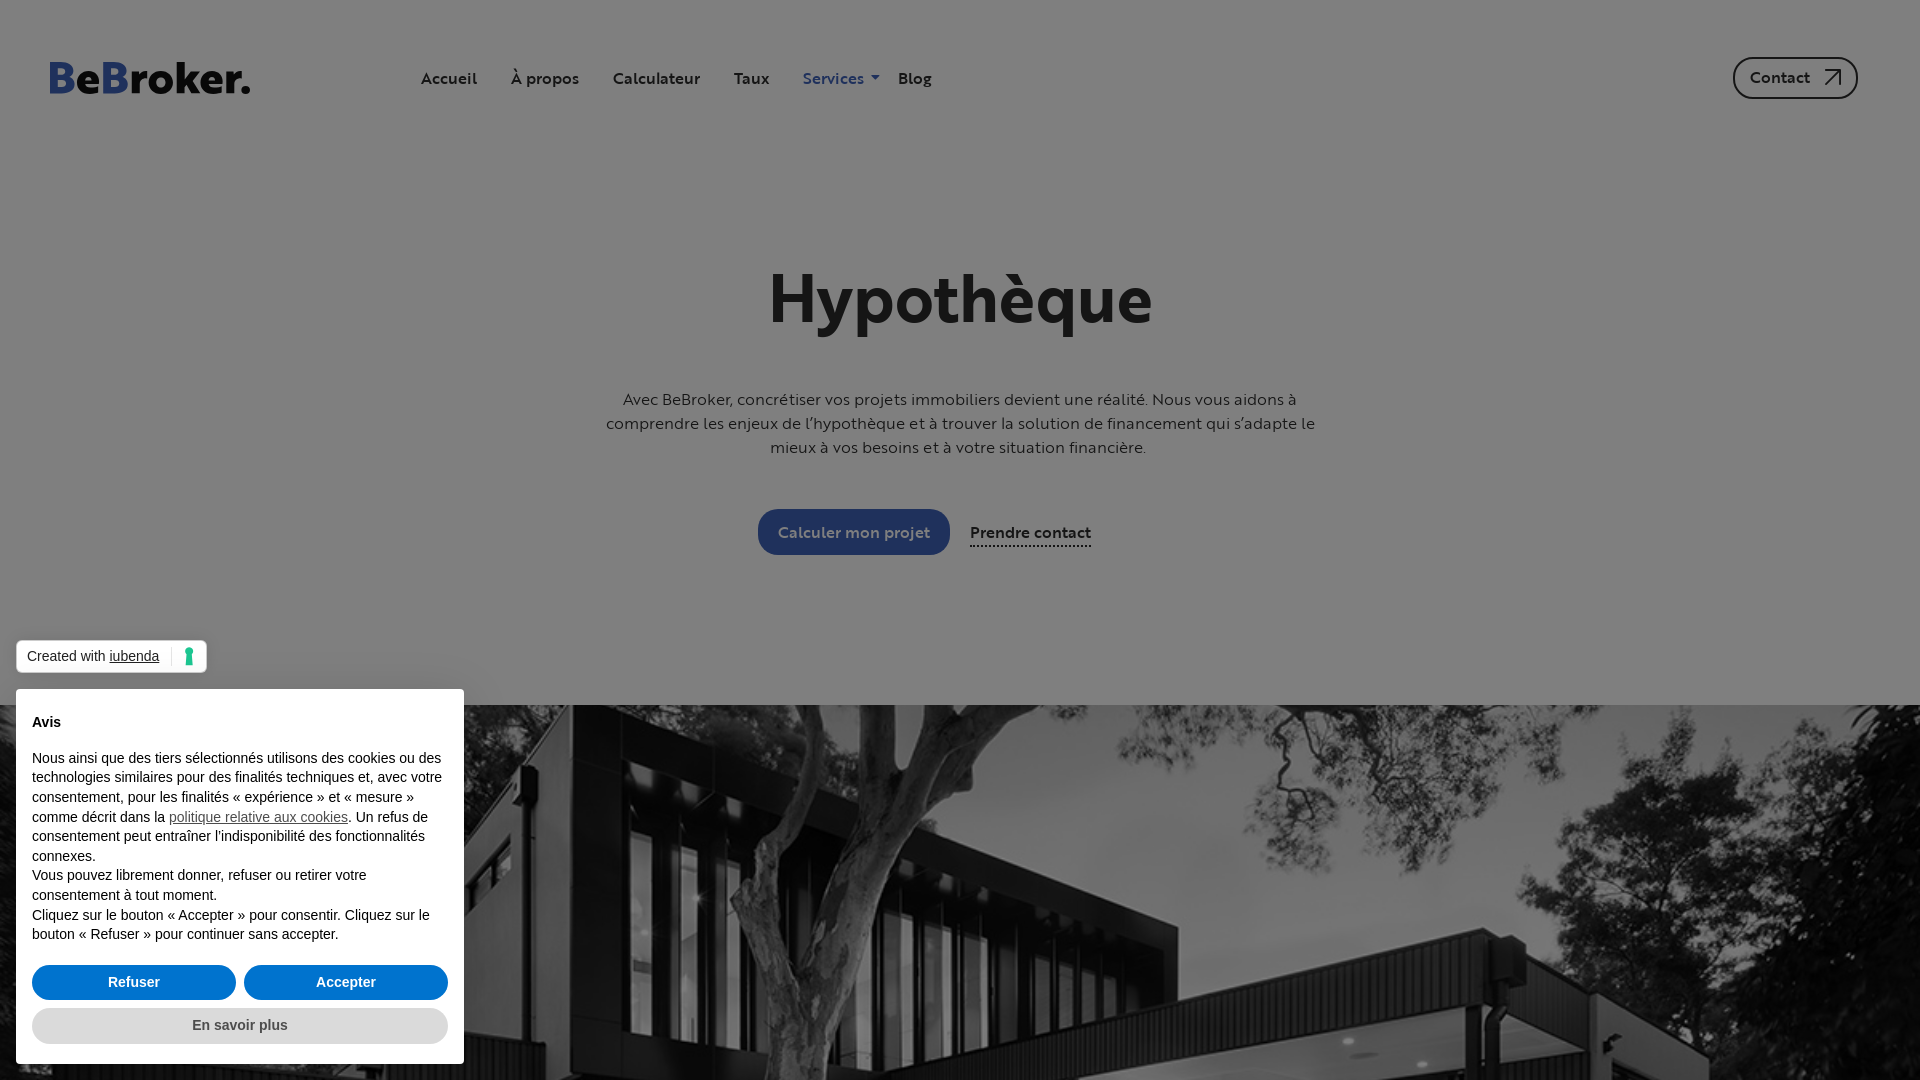  Describe the element at coordinates (656, 76) in the screenshot. I see `'Calculateur'` at that location.